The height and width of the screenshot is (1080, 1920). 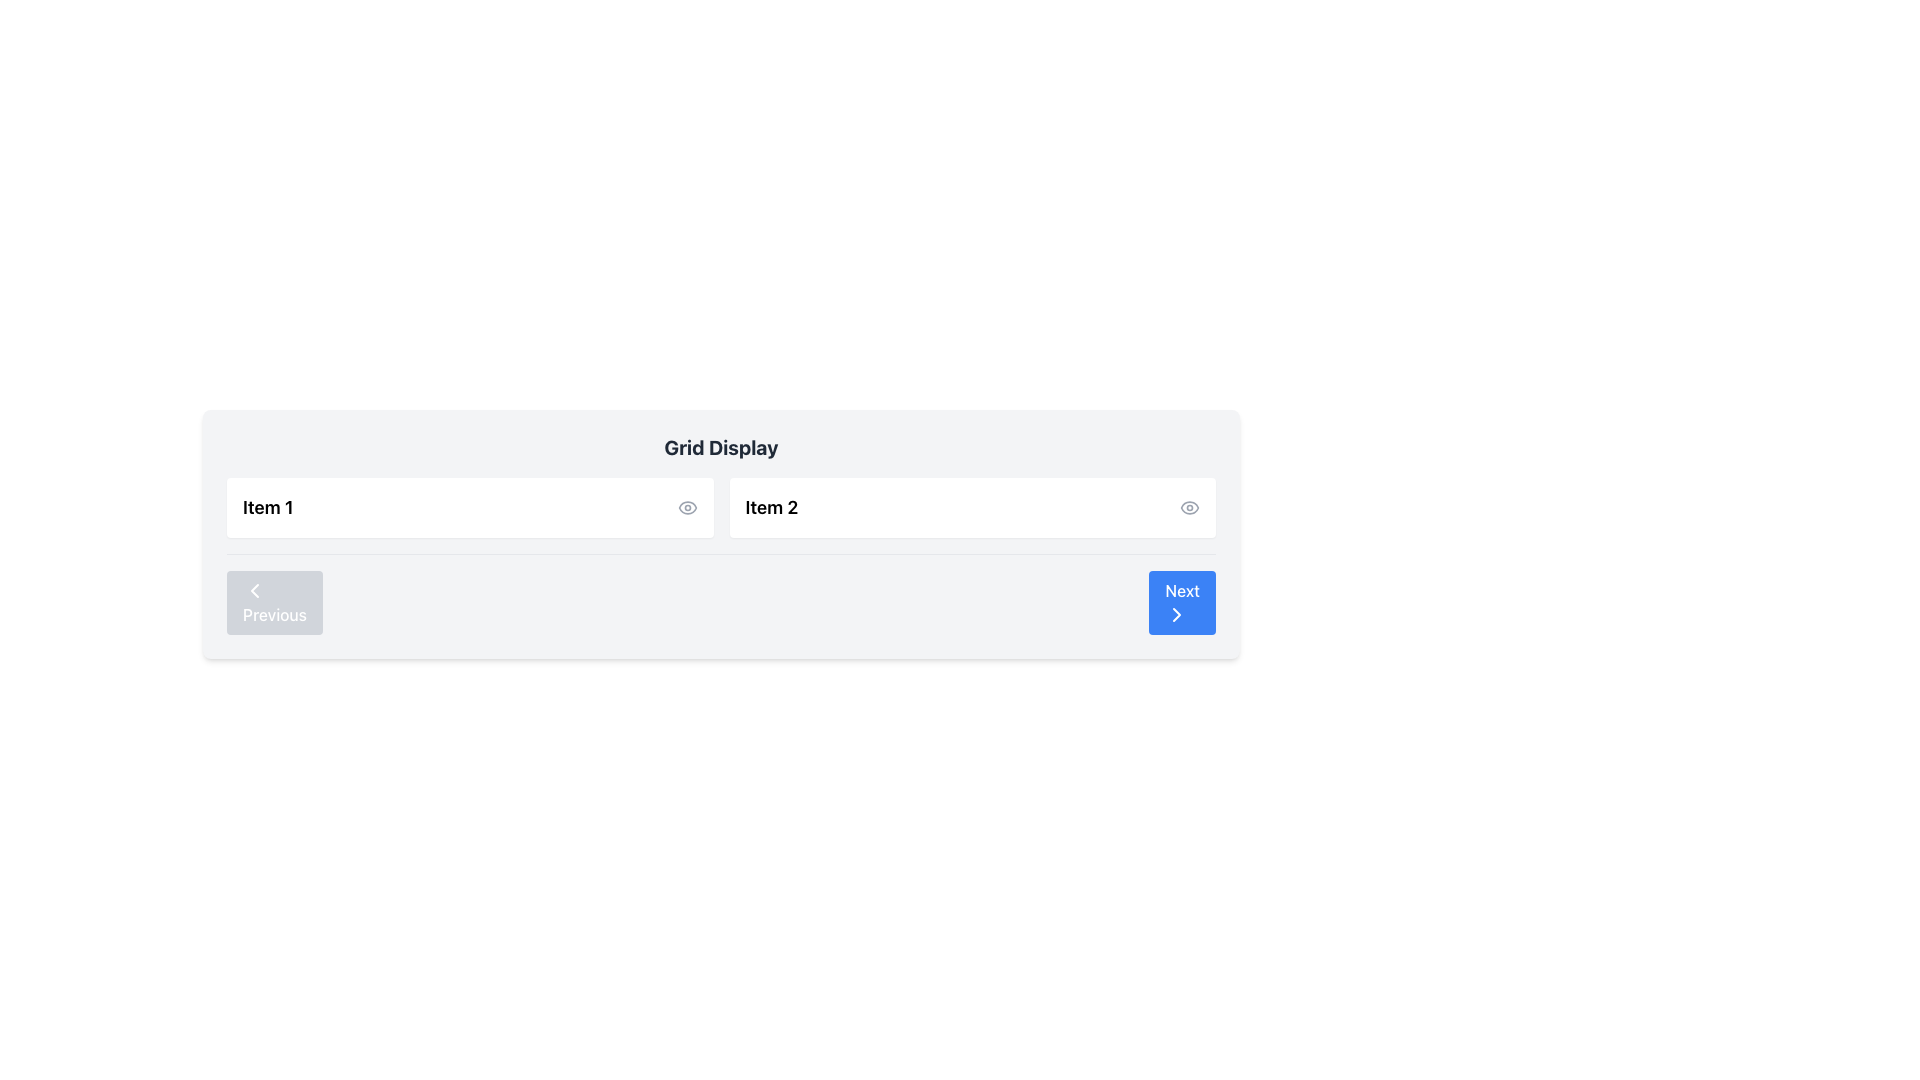 I want to click on the 'Previous' navigation button located in the bottom-left corner of the navigation footer, so click(x=273, y=601).